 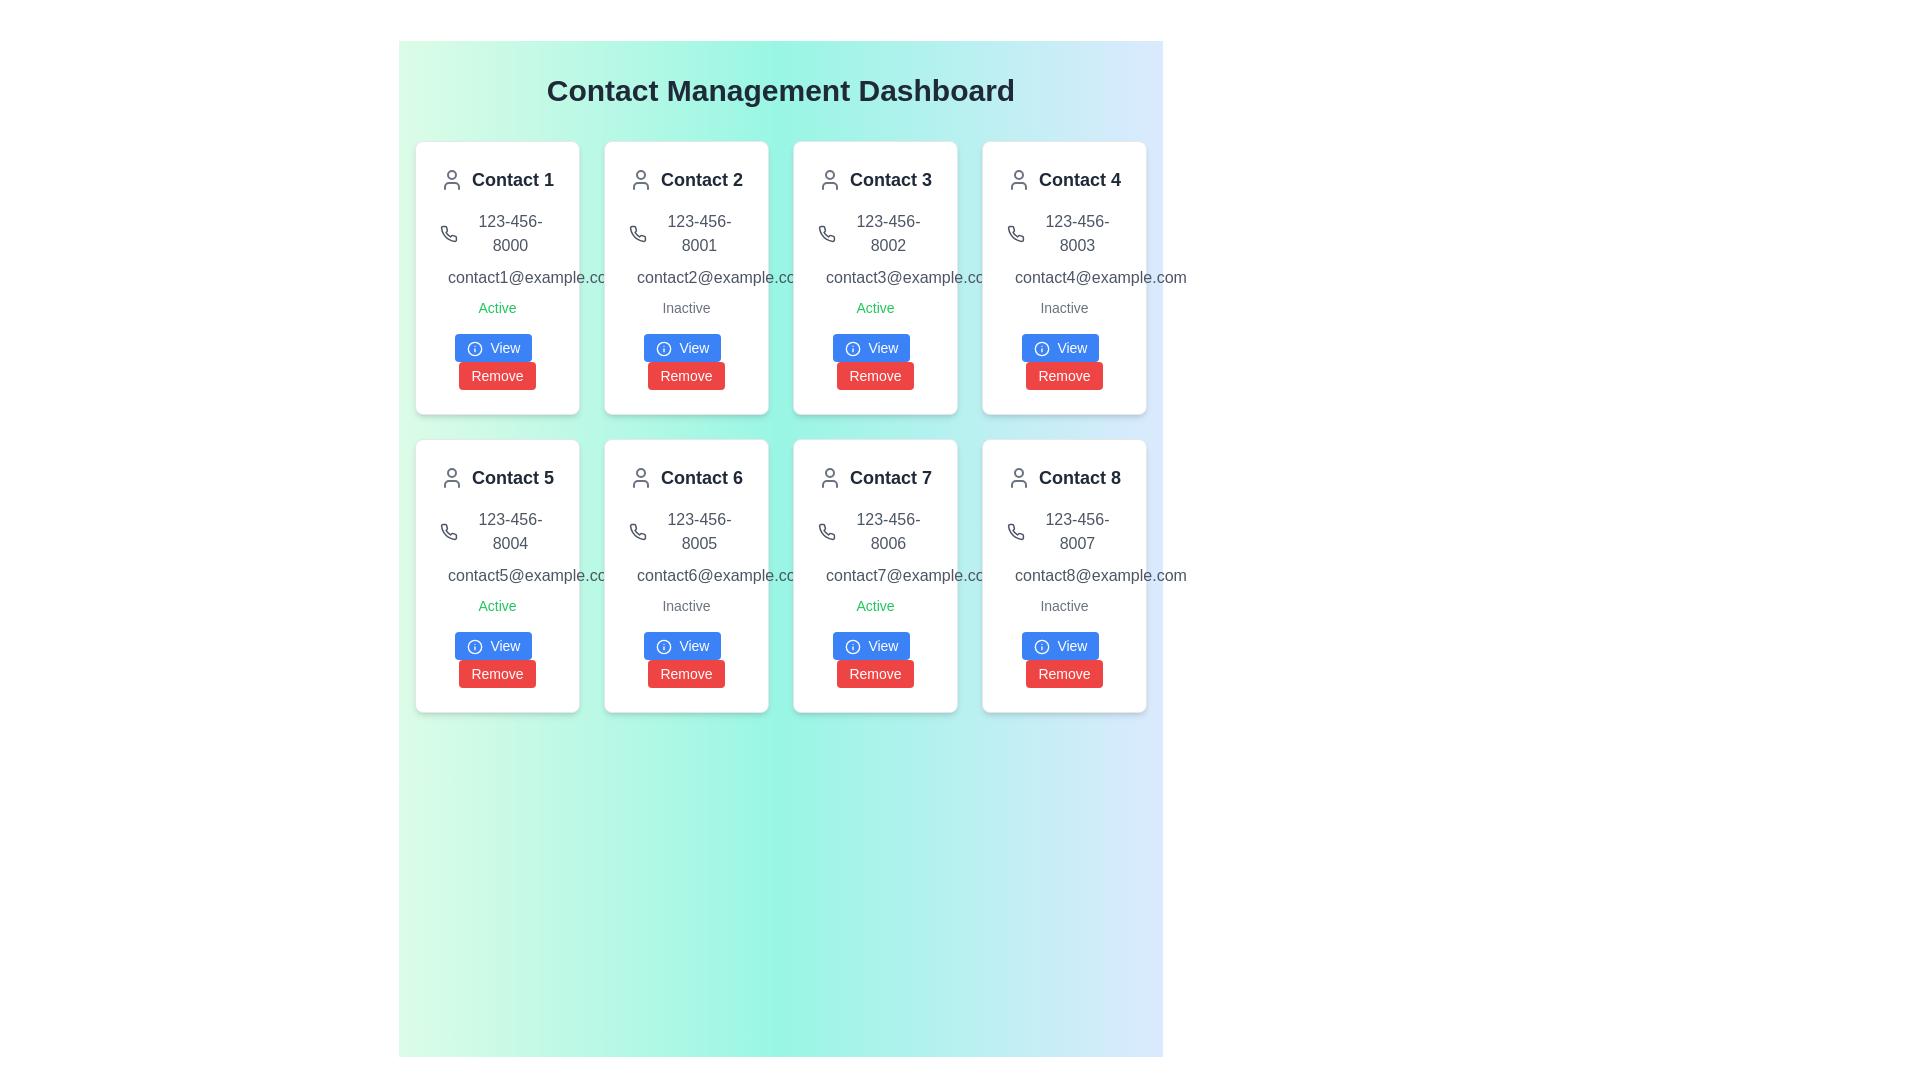 What do you see at coordinates (686, 674) in the screenshot?
I see `the red 'Remove' button with white text located in the lower section of the card for 'Contact 6'` at bounding box center [686, 674].